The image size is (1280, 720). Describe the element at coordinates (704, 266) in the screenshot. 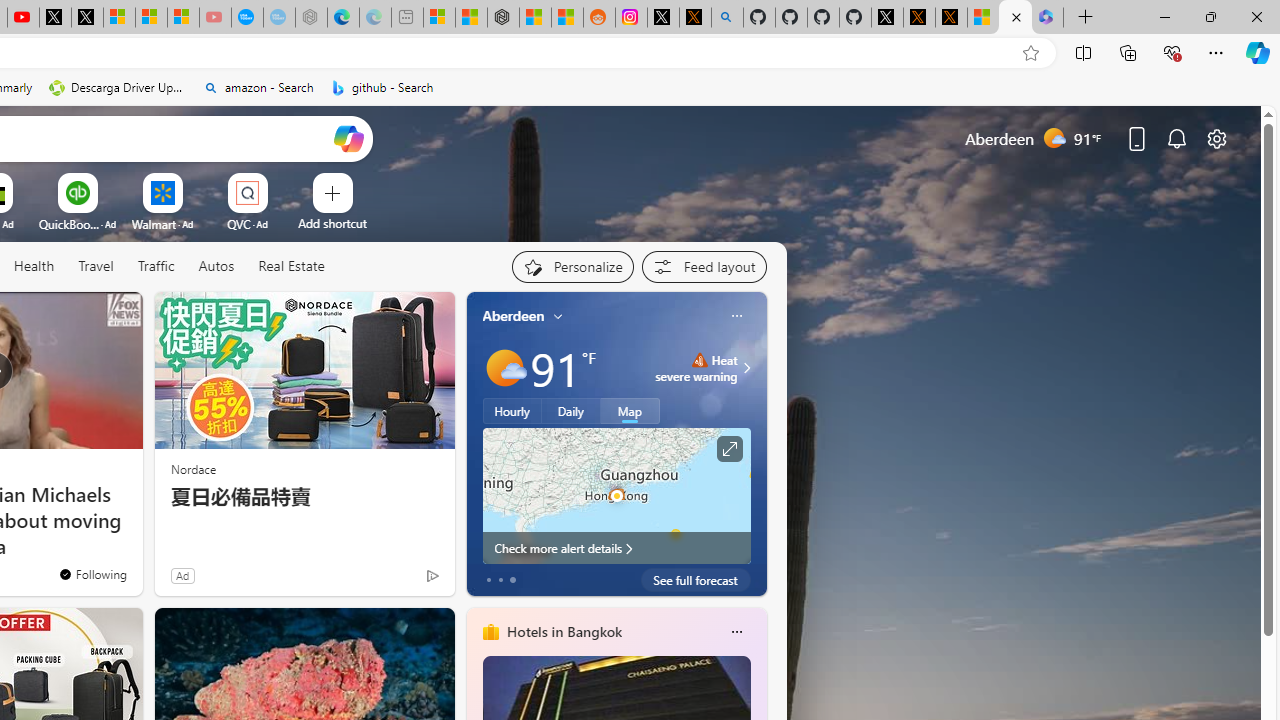

I see `'Feed settings'` at that location.